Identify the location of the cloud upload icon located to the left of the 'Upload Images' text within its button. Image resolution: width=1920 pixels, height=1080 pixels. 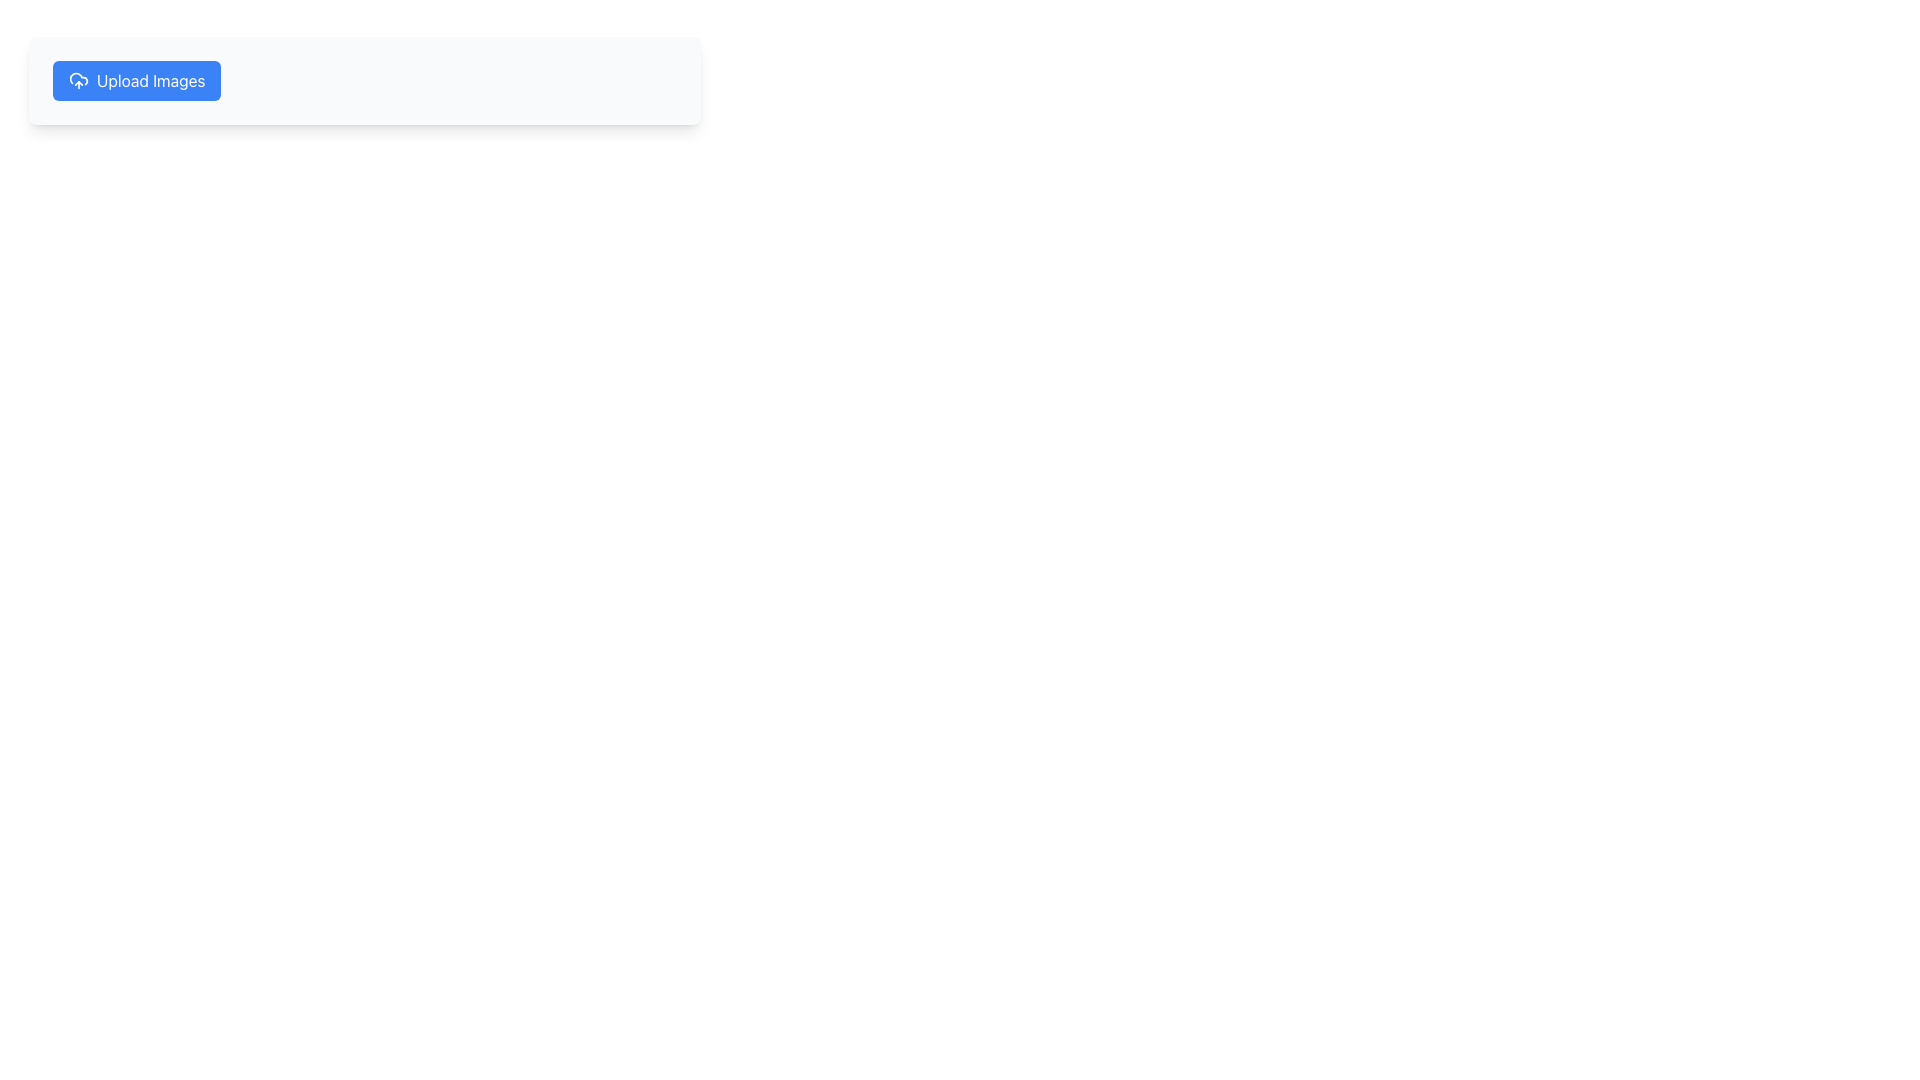
(78, 80).